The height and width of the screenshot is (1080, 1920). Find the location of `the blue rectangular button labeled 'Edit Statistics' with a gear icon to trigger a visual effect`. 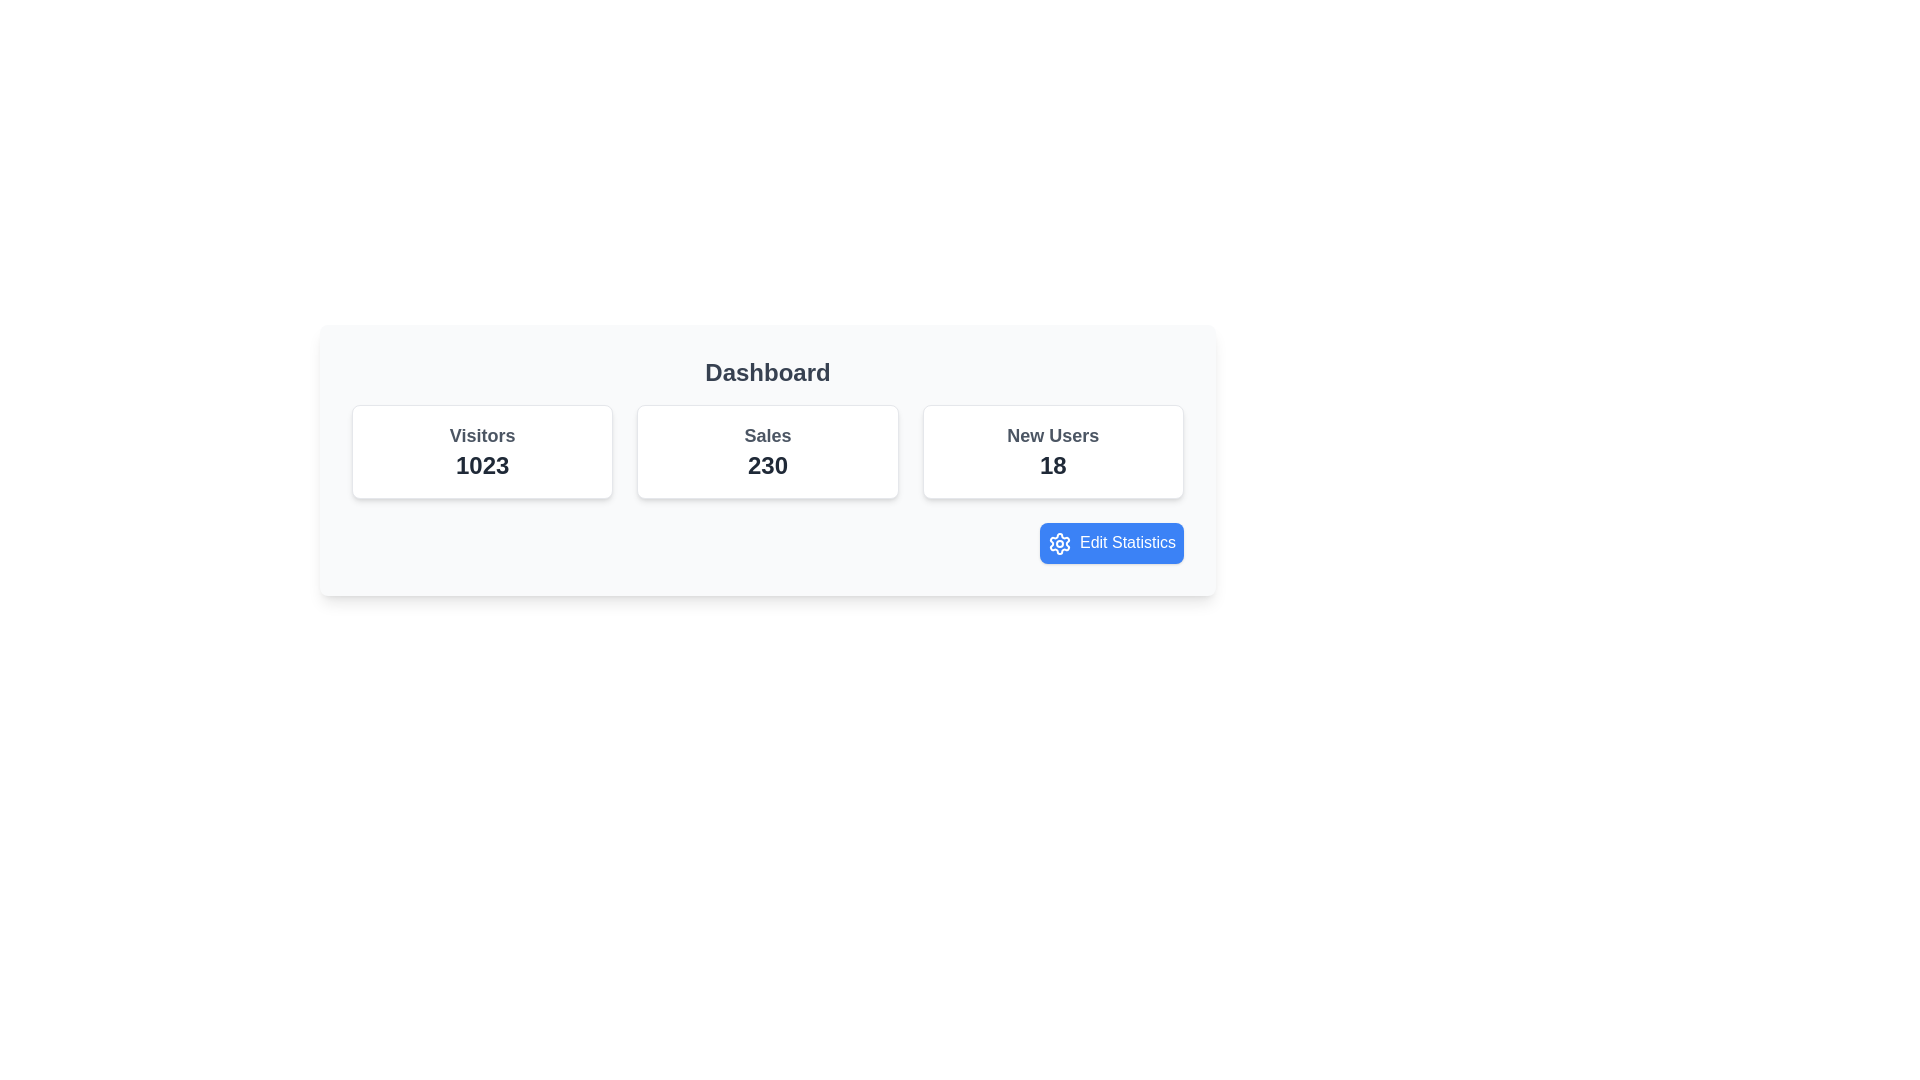

the blue rectangular button labeled 'Edit Statistics' with a gear icon to trigger a visual effect is located at coordinates (1110, 543).